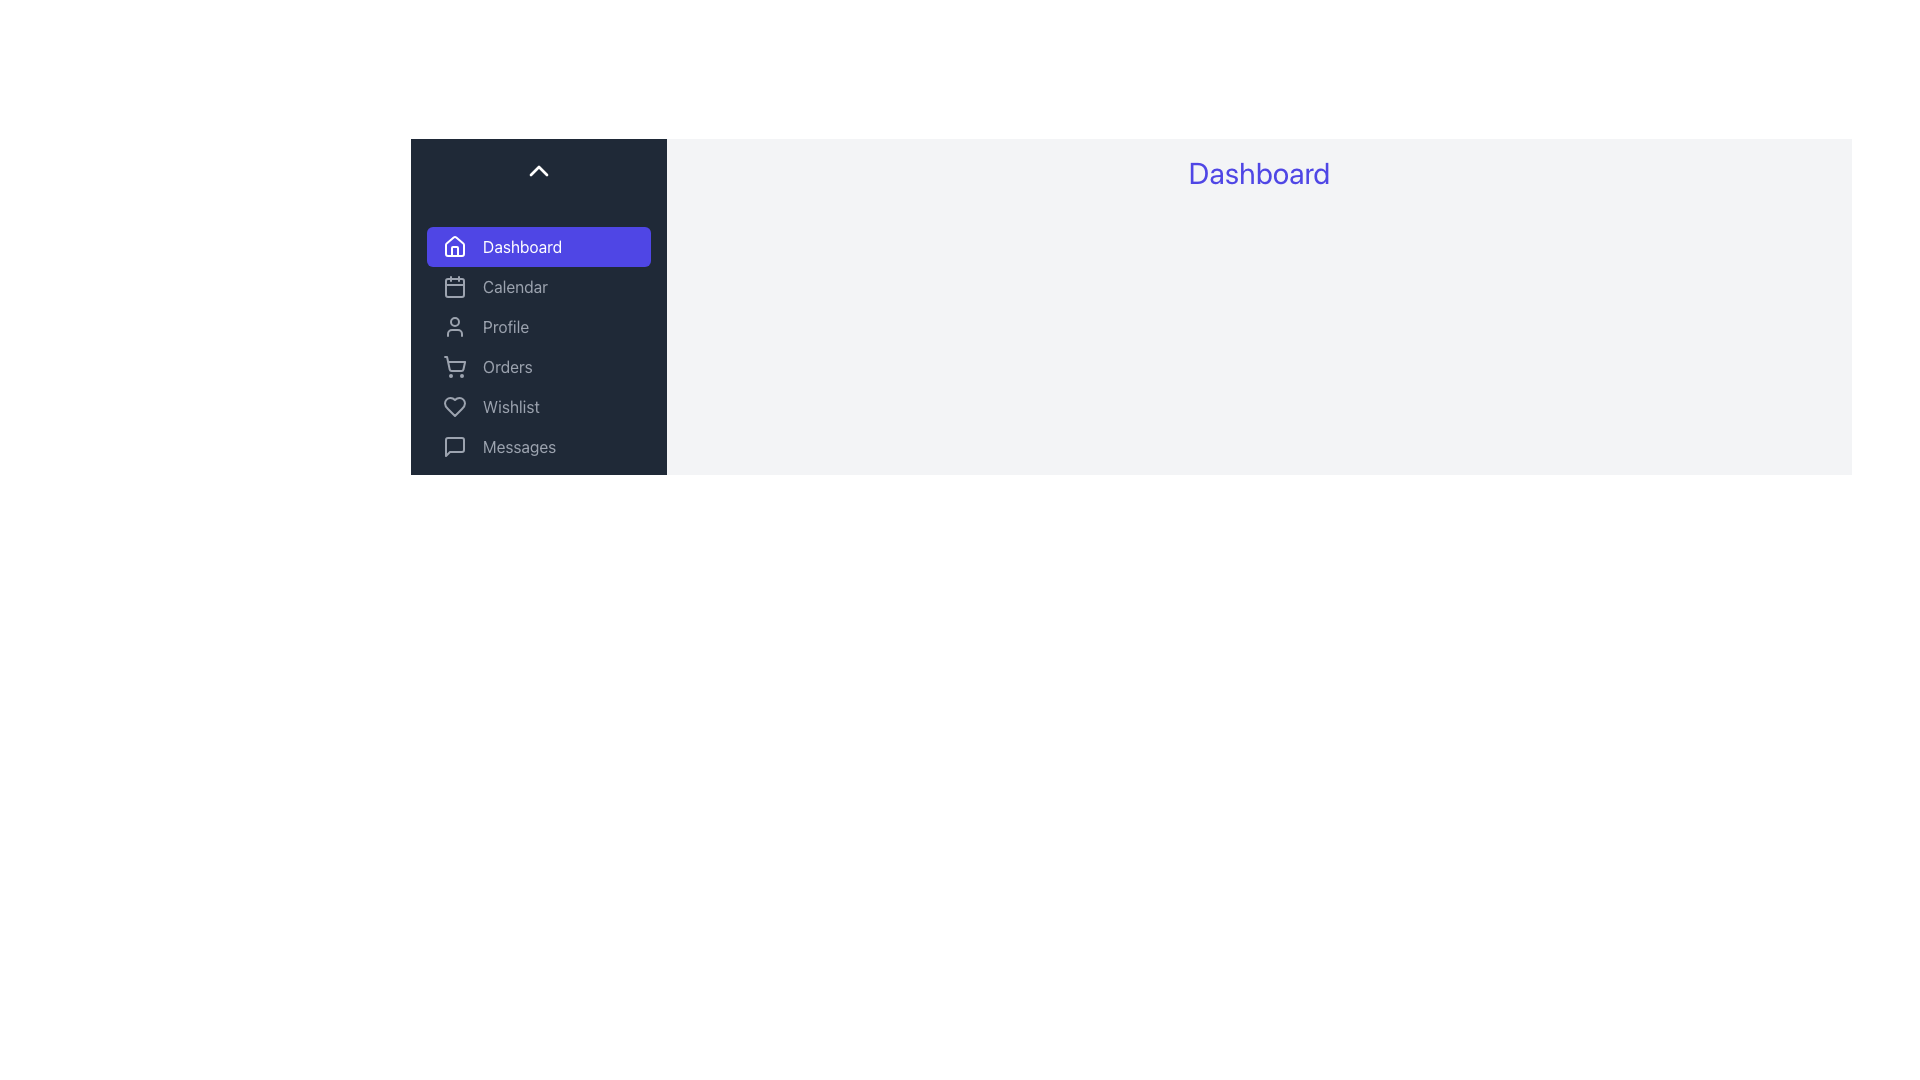 The image size is (1920, 1080). Describe the element at coordinates (538, 245) in the screenshot. I see `the indigo blue rectangular button labeled 'Dashboard' with a house icon` at that location.